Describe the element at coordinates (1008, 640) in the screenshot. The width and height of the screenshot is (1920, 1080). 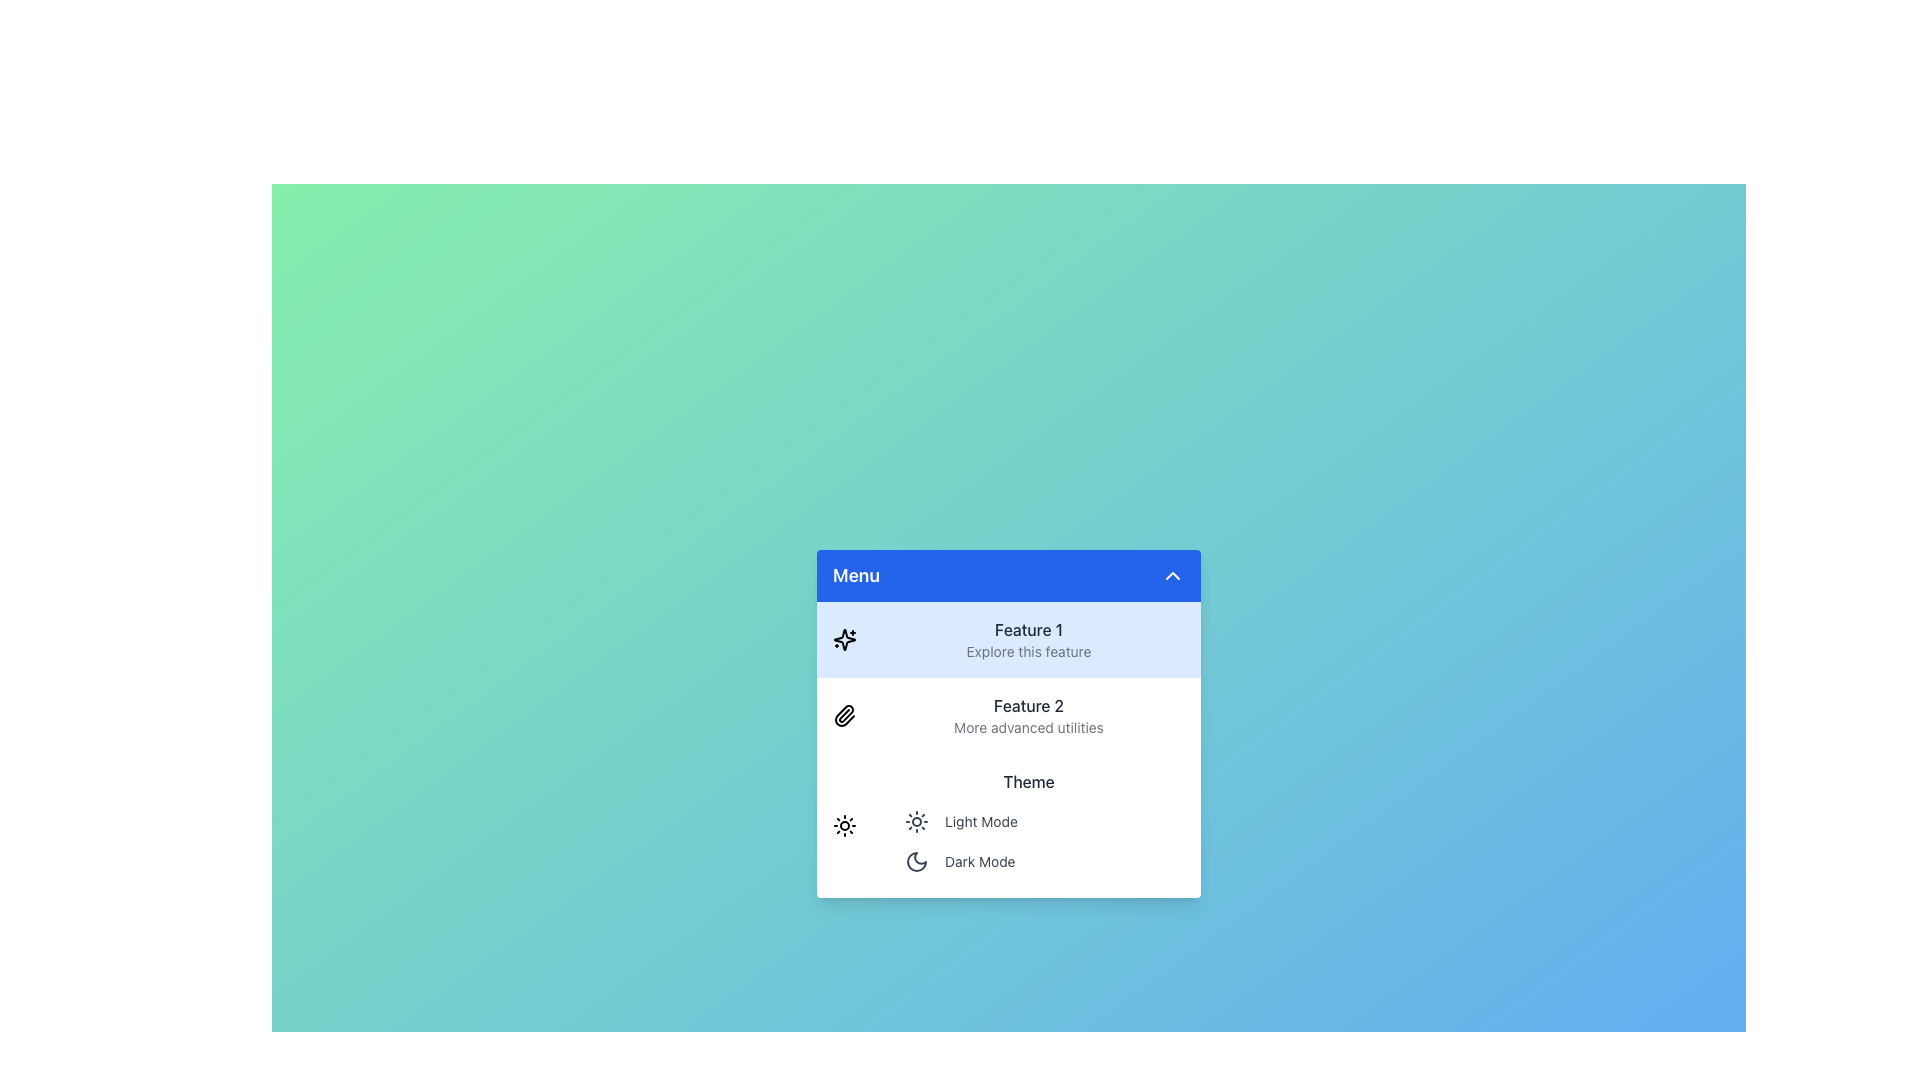
I see `the first menu item with a light blue background that contains a star plus icon and the text 'Feature 1'` at that location.